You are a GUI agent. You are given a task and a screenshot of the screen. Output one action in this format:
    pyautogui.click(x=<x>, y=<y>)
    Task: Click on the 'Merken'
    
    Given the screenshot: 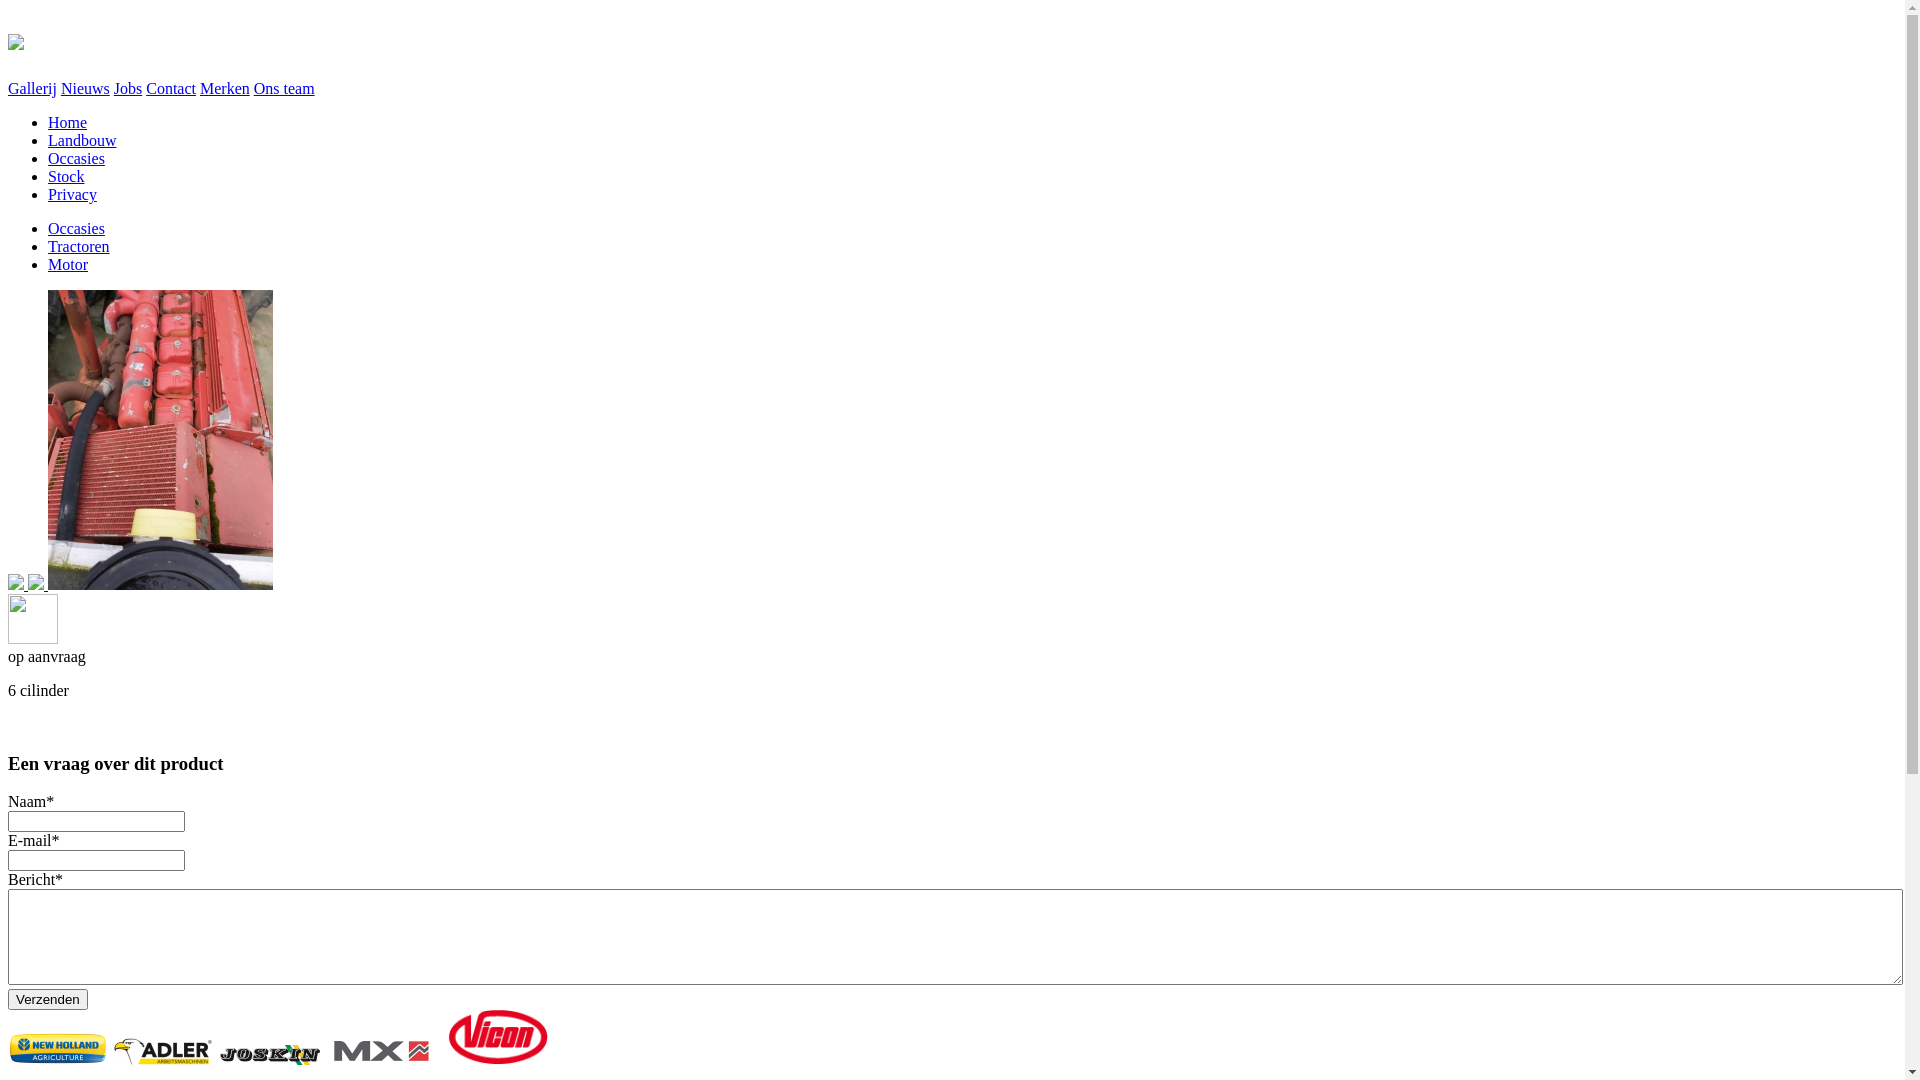 What is the action you would take?
    pyautogui.click(x=225, y=87)
    